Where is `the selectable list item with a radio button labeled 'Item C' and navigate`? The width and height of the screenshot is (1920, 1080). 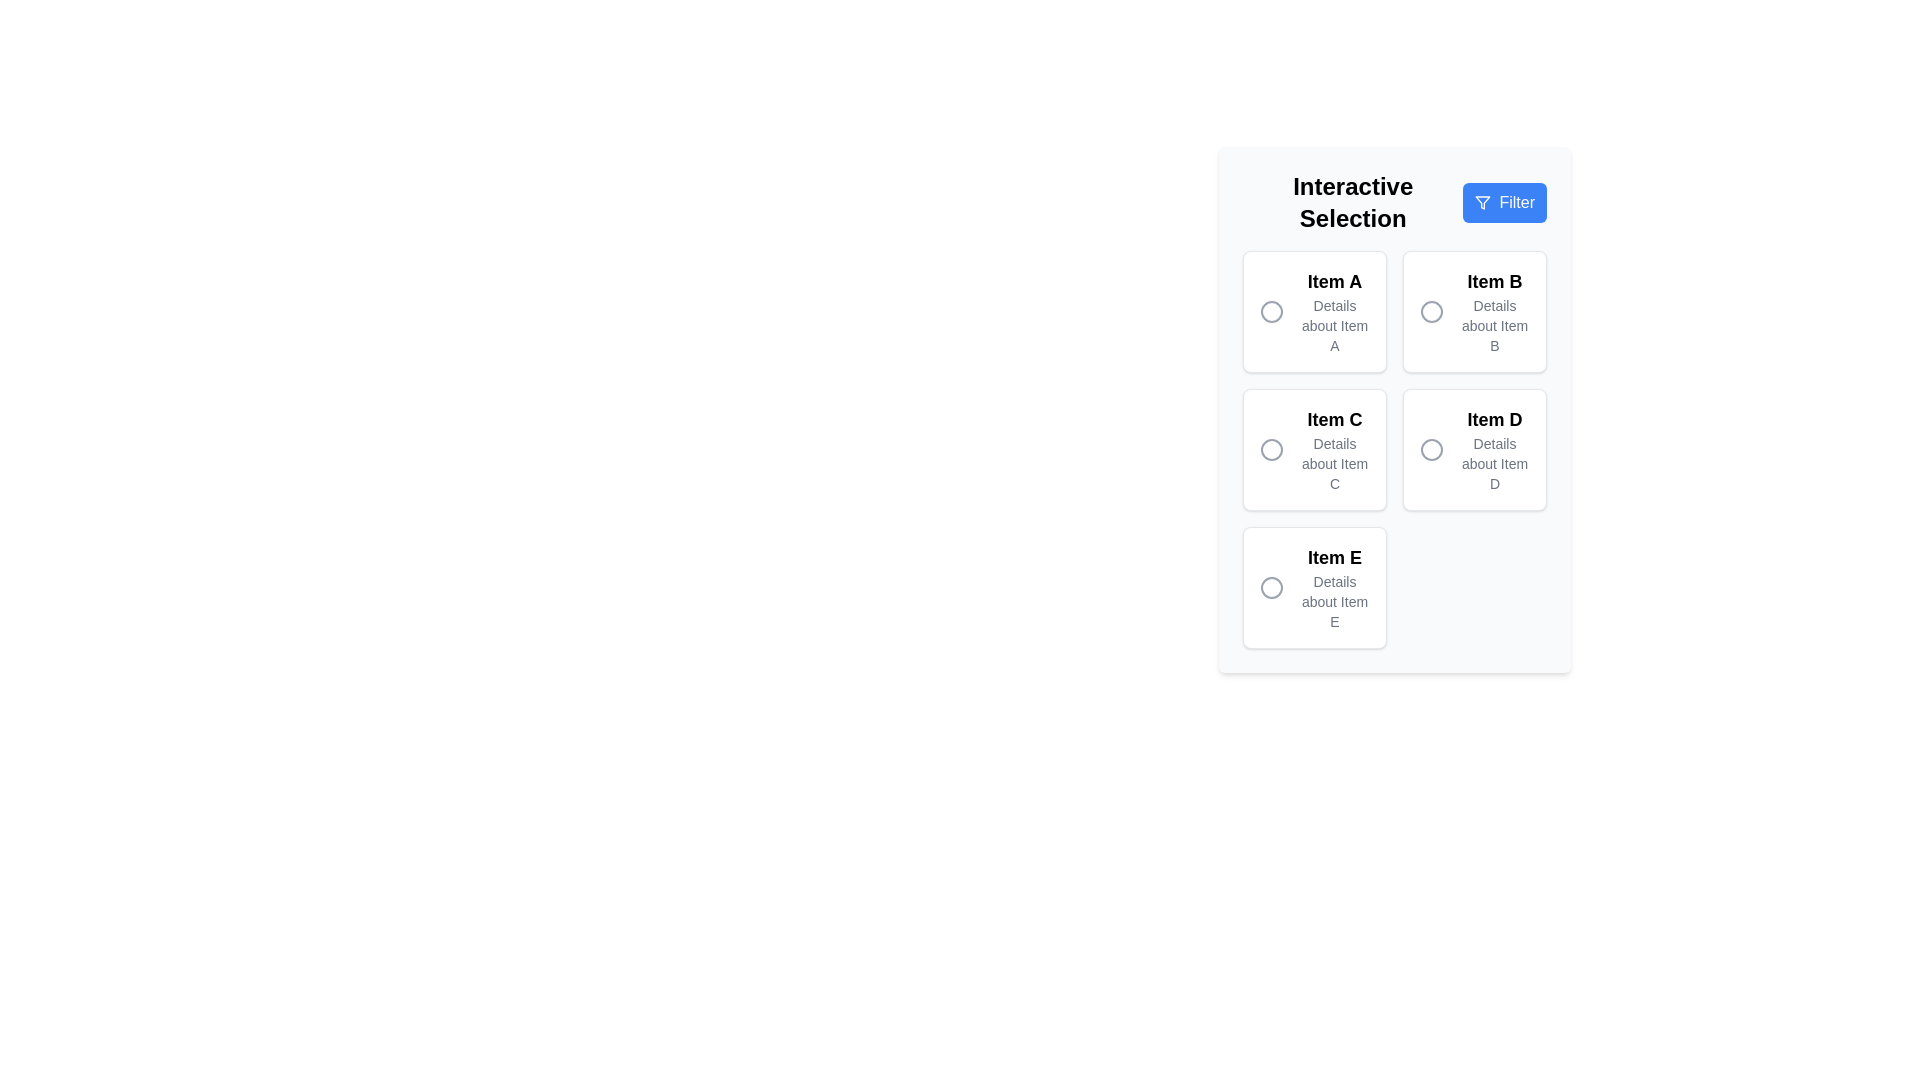
the selectable list item with a radio button labeled 'Item C' and navigate is located at coordinates (1315, 450).